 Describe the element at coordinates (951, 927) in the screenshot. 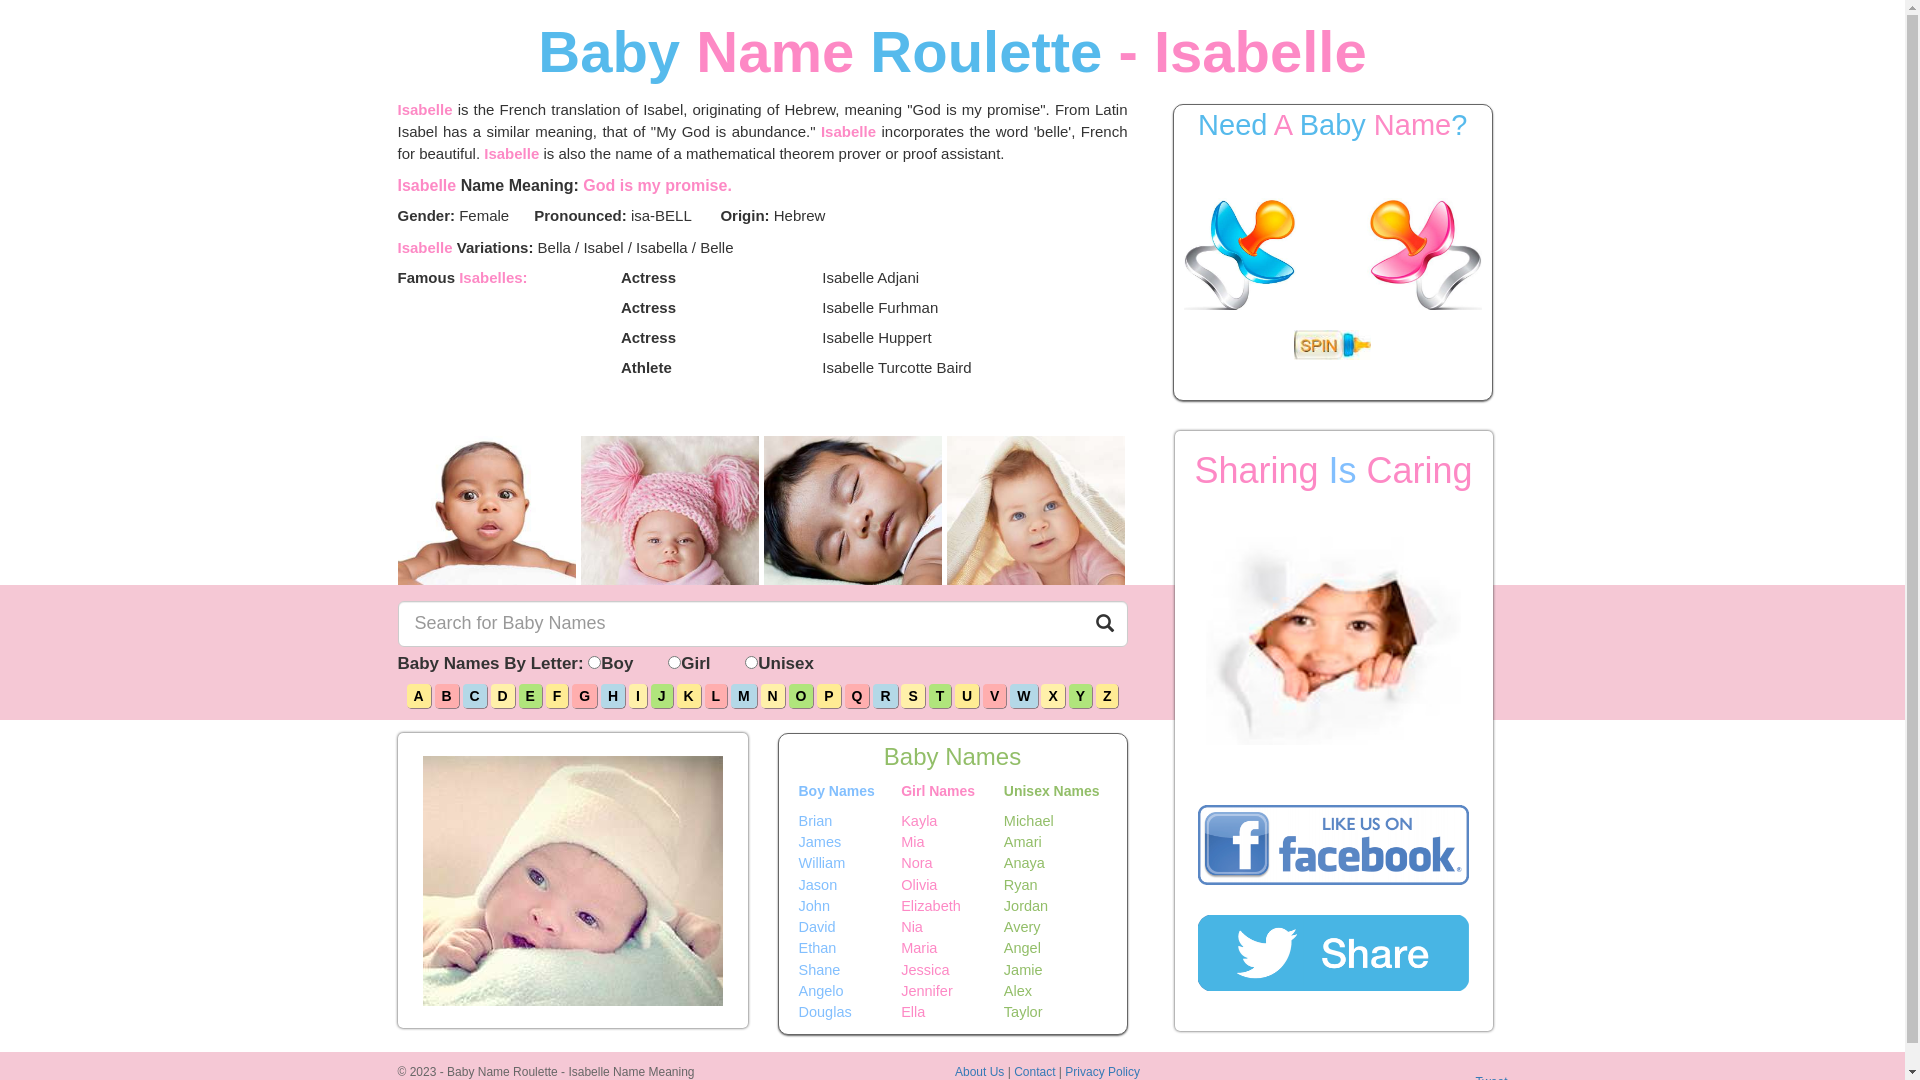

I see `'Nia'` at that location.